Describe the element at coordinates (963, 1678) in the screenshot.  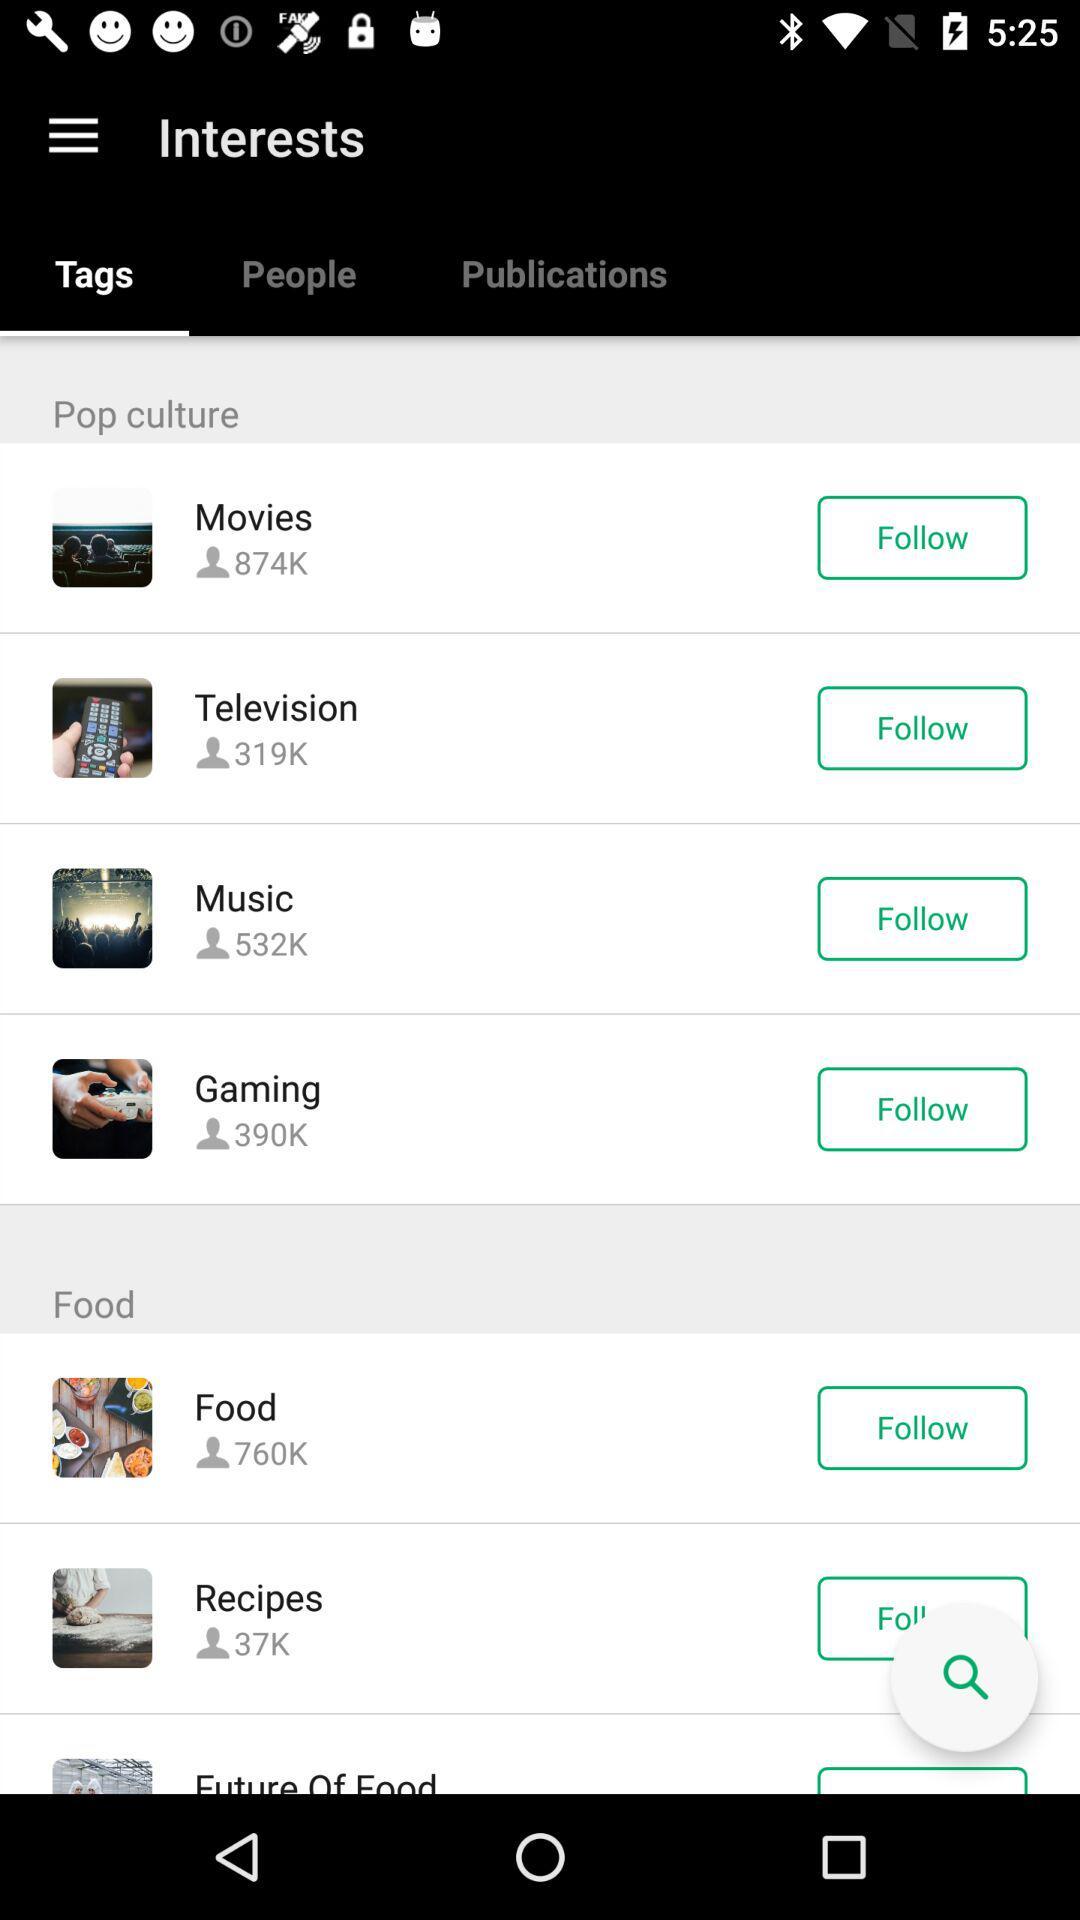
I see `search button` at that location.